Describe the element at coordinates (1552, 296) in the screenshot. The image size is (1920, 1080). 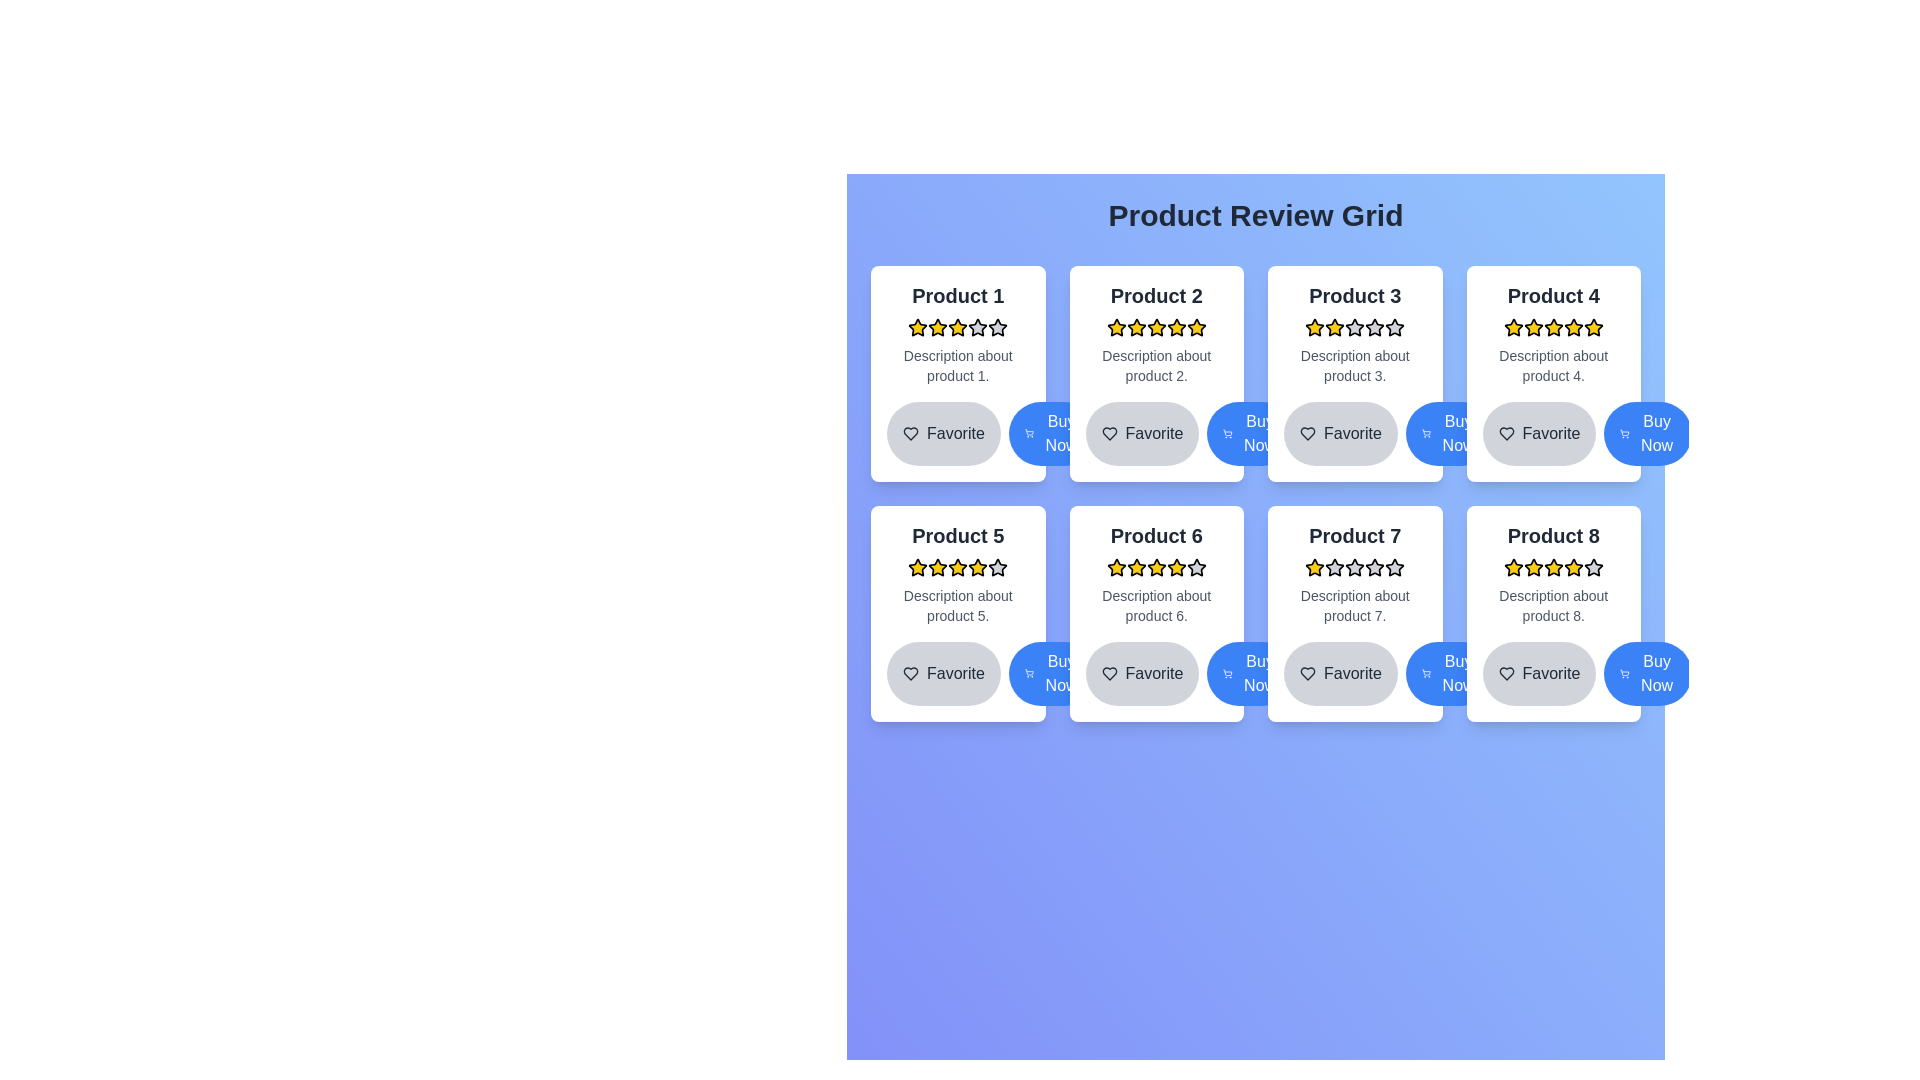
I see `the title text of the product card for 'Product 4', which is located at the upper-center portion of the card layout` at that location.